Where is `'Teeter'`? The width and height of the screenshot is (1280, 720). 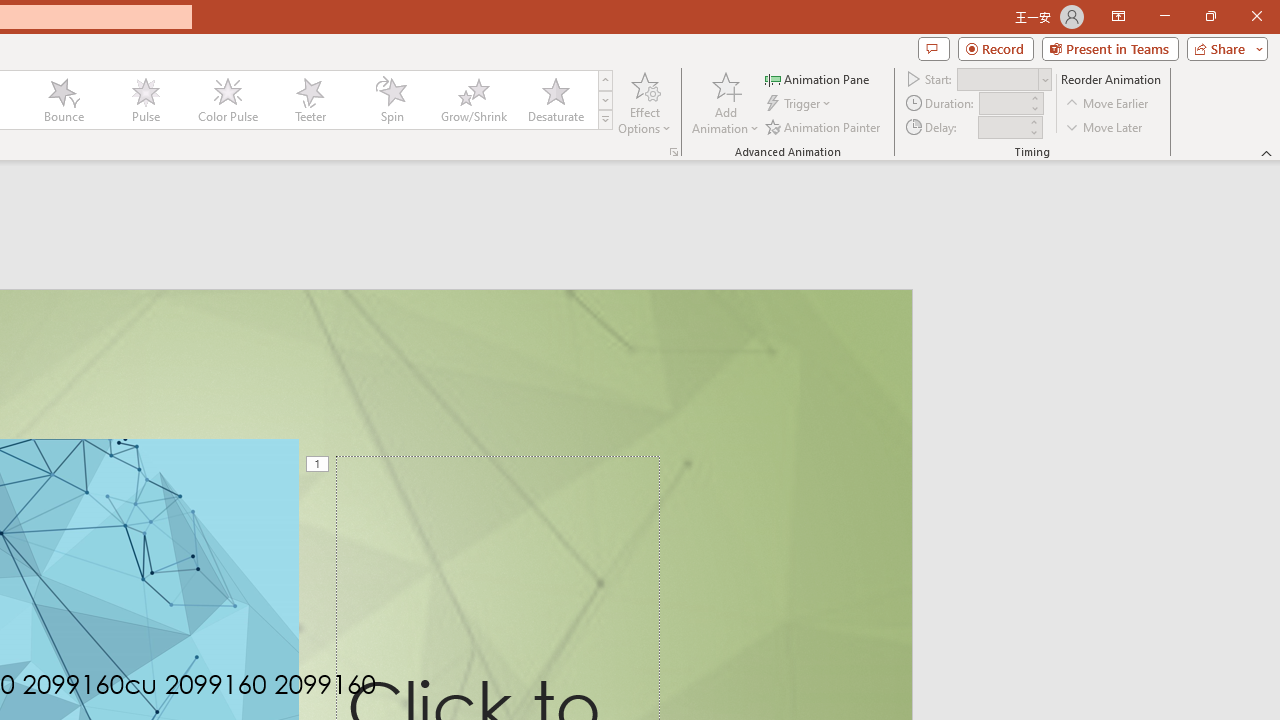 'Teeter' is located at coordinates (308, 100).